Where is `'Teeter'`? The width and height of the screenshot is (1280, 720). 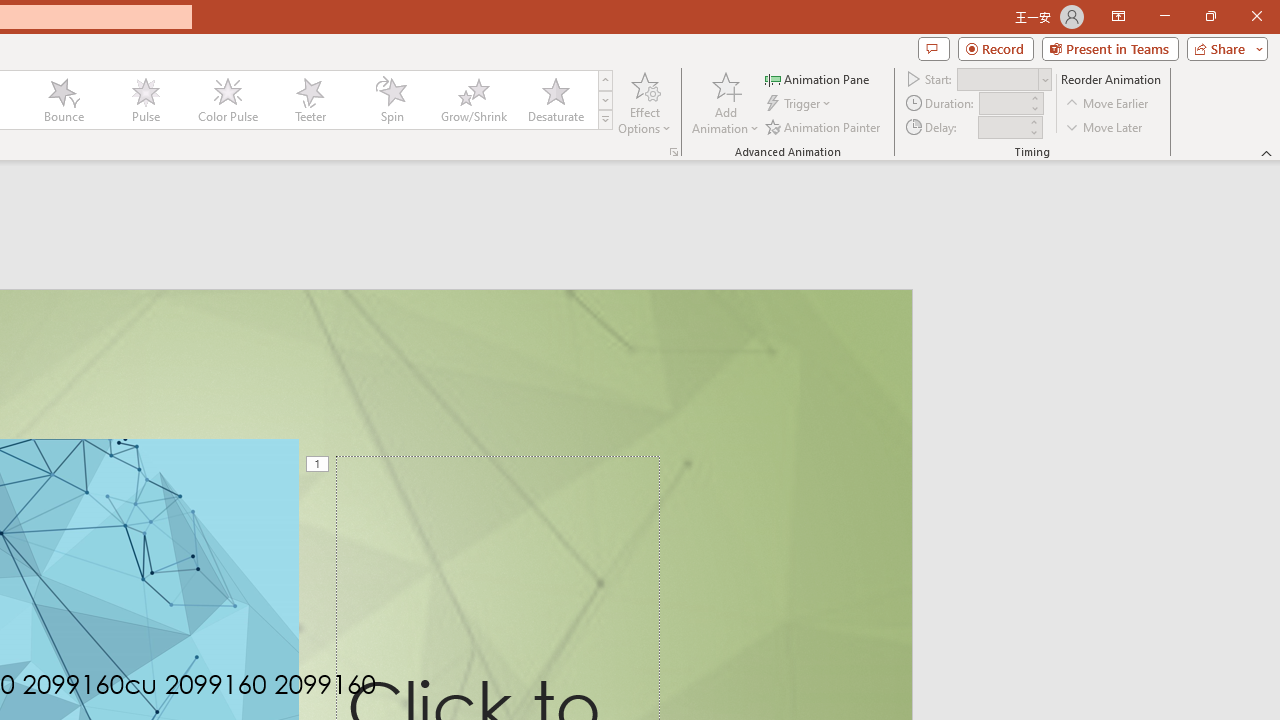 'Teeter' is located at coordinates (308, 100).